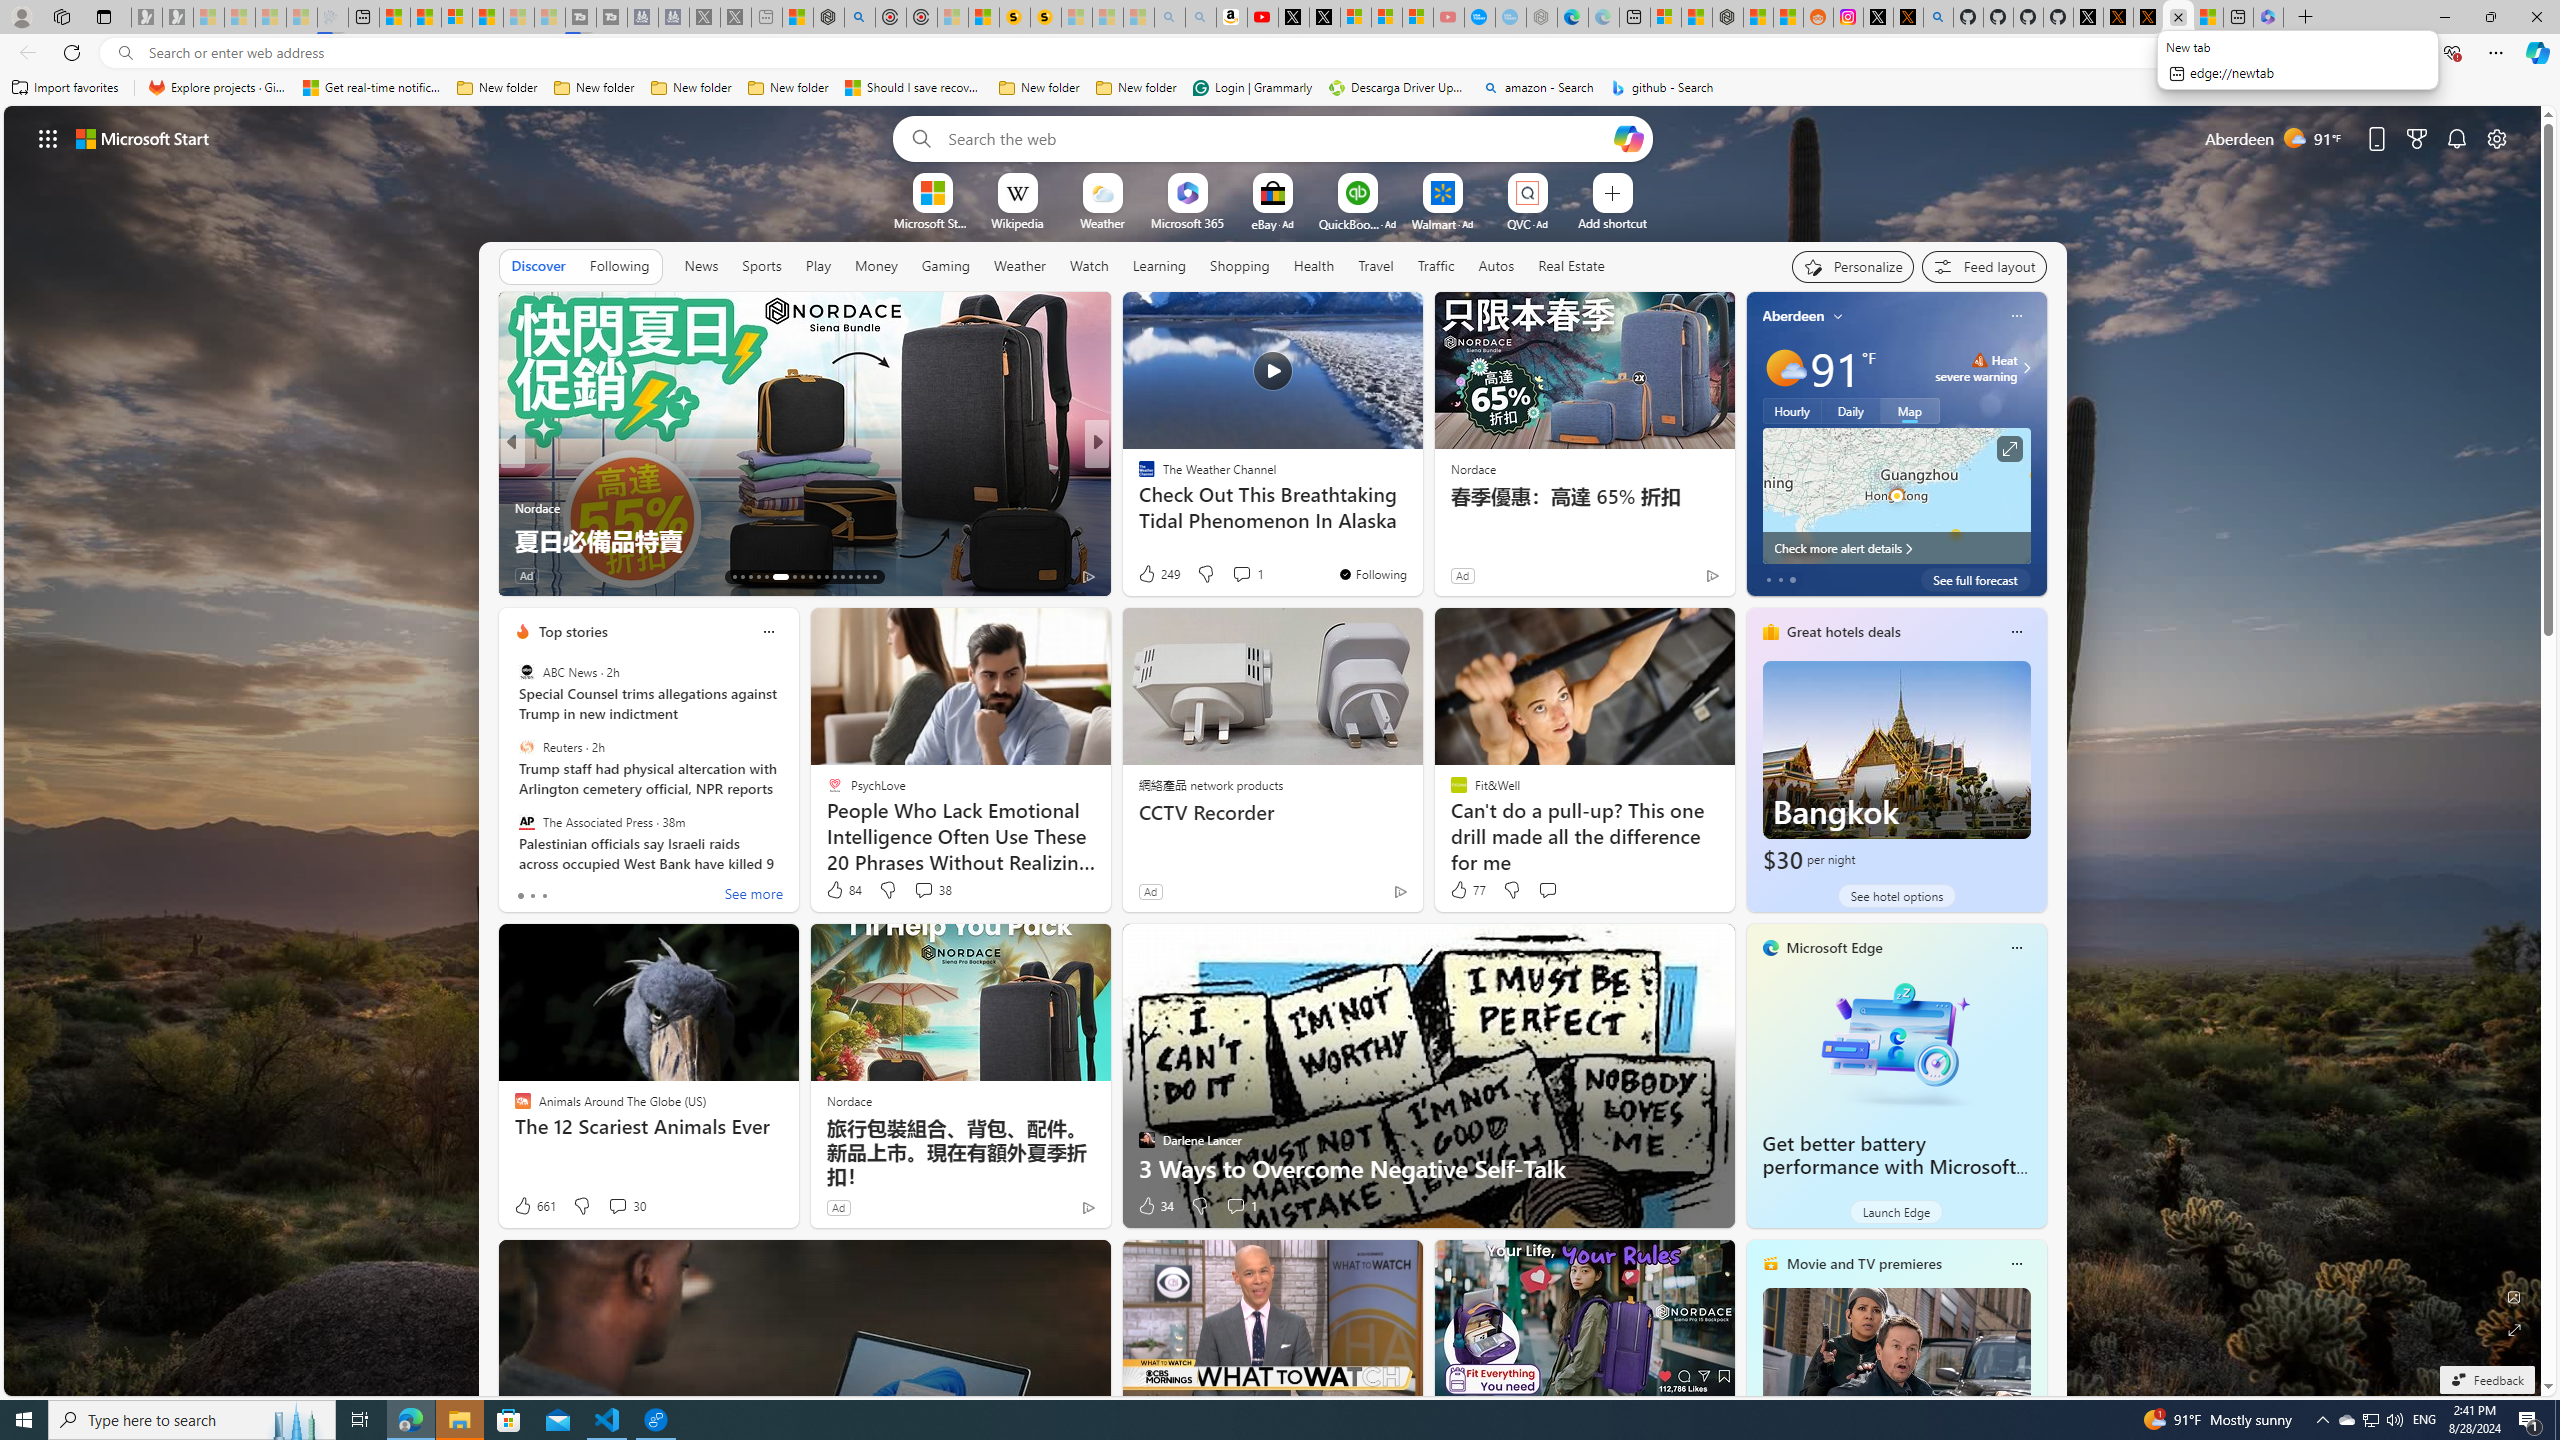 The height and width of the screenshot is (1440, 2560). I want to click on 'Day 1: Arriving in Yemen (surreal to be here) - YouTube', so click(1263, 16).